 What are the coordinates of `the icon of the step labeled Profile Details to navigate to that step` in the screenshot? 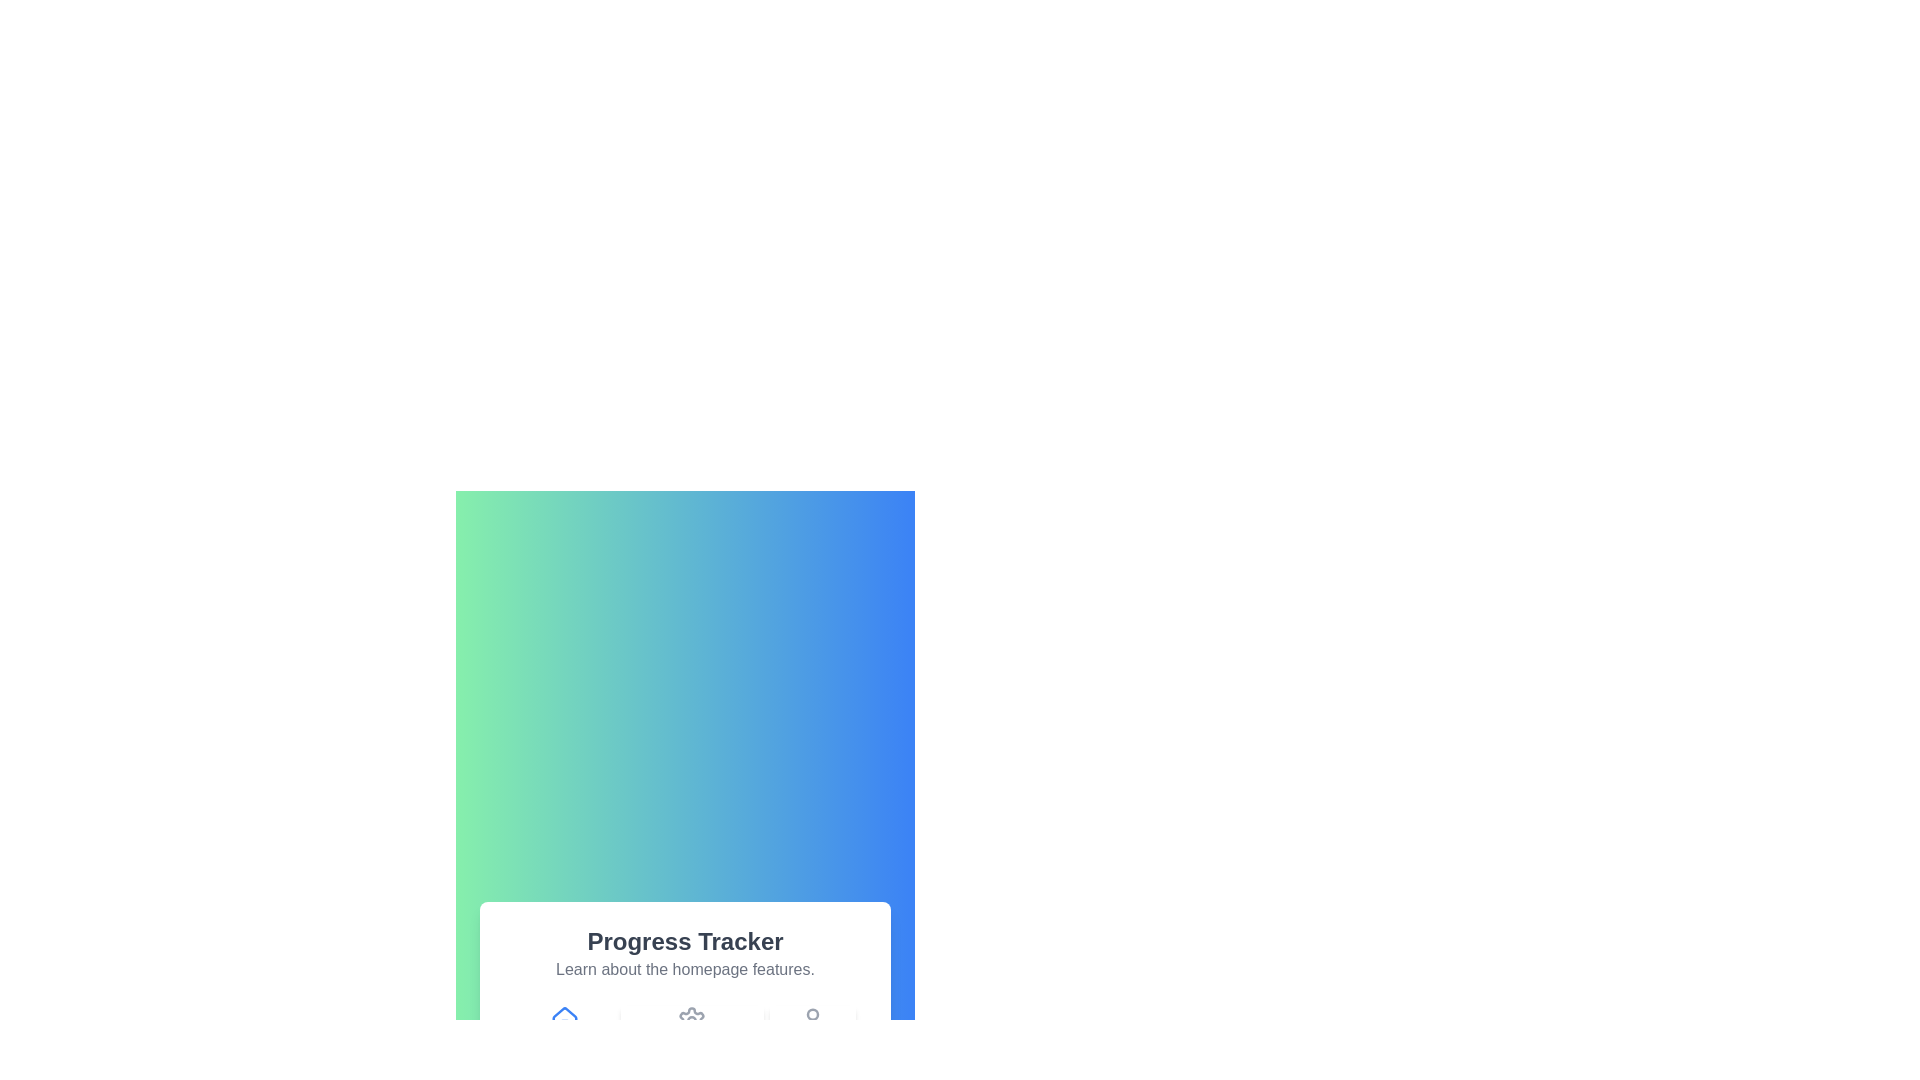 It's located at (812, 1034).